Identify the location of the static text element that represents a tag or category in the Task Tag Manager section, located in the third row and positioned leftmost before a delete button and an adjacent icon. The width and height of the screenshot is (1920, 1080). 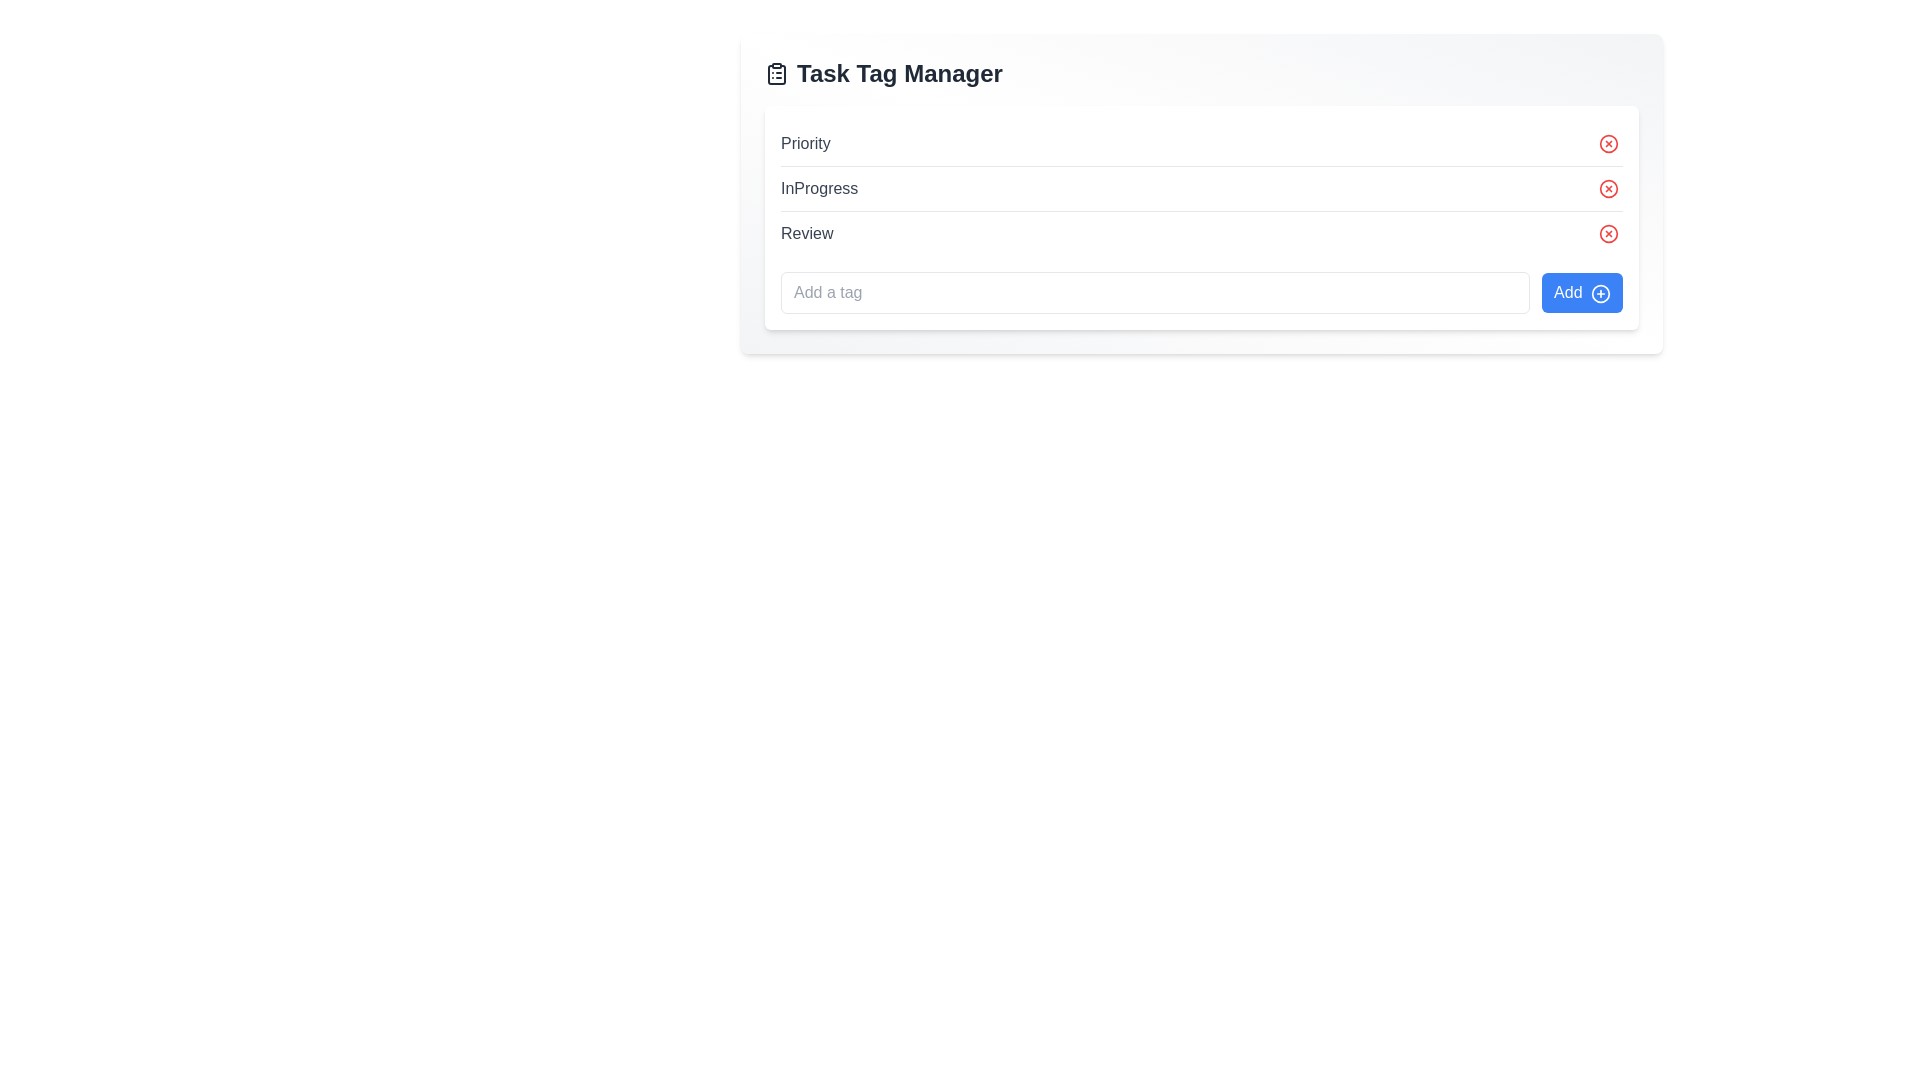
(807, 233).